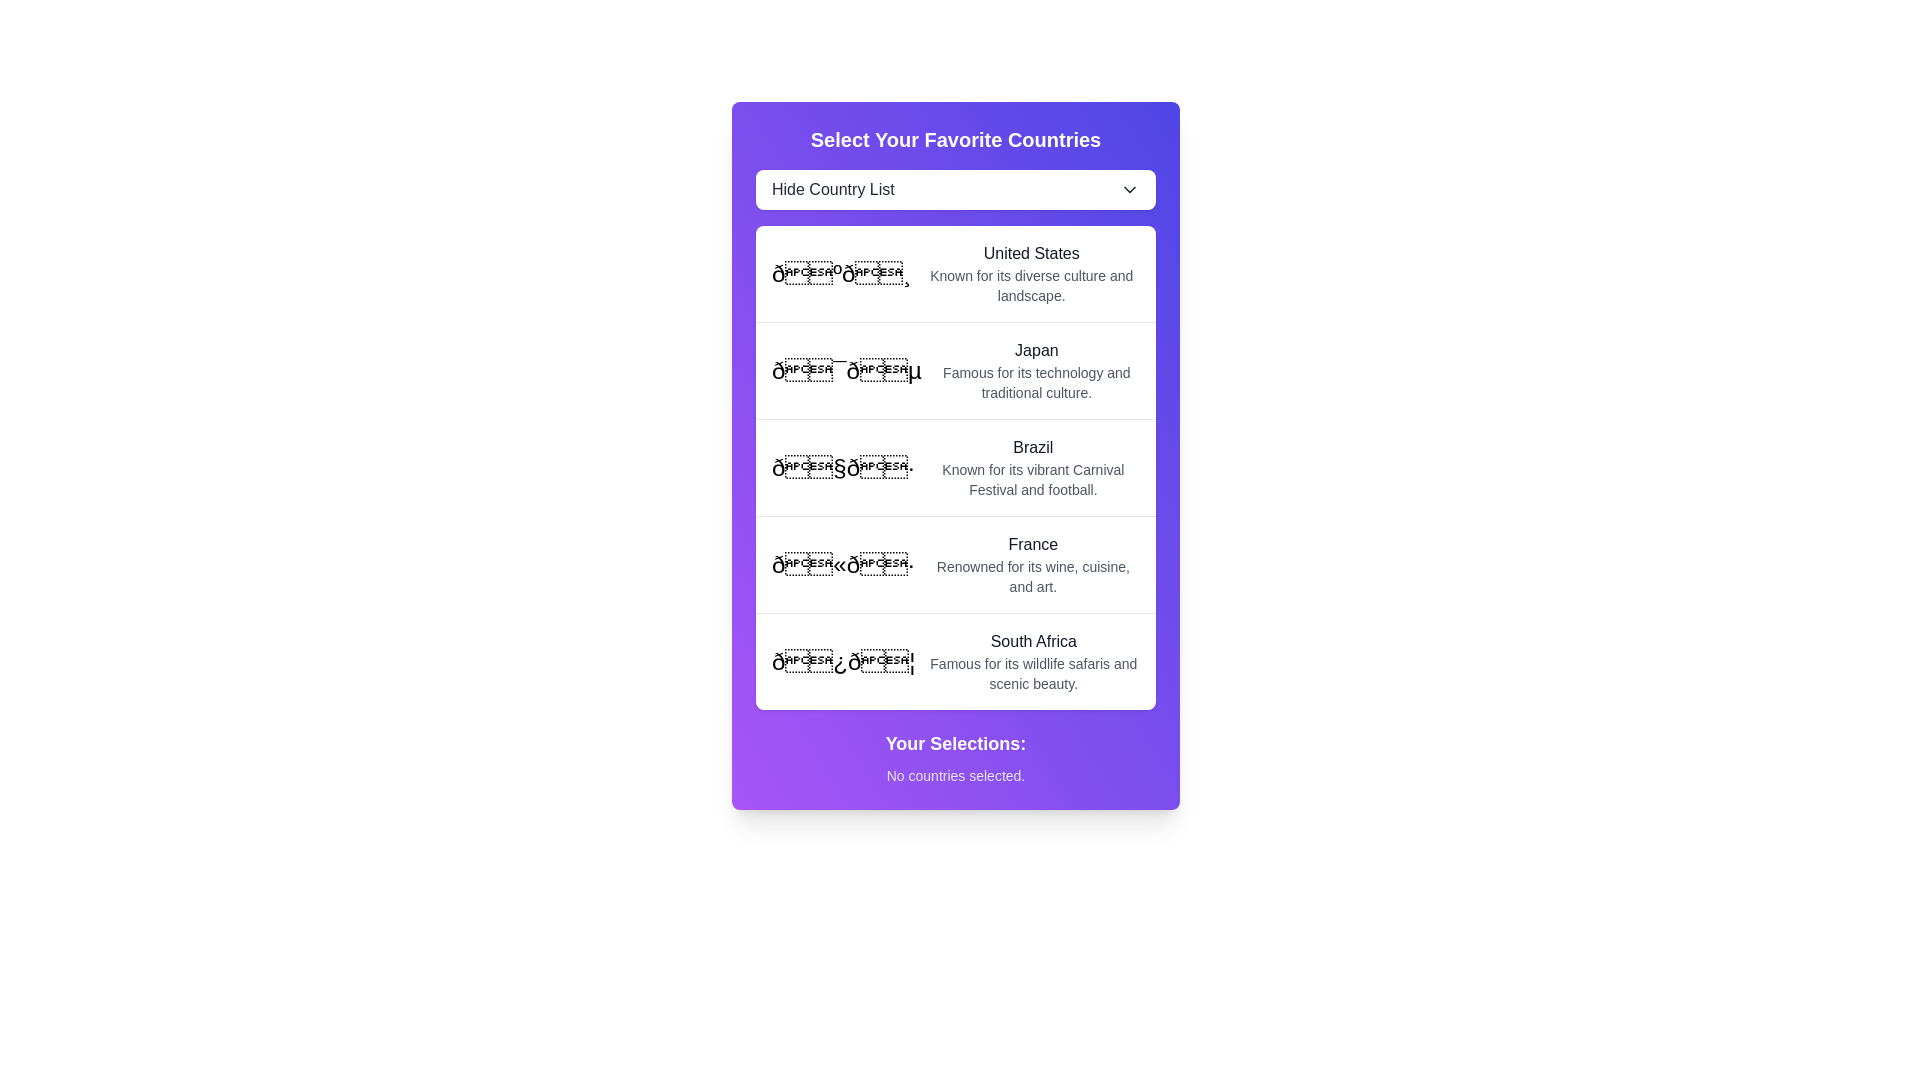 The width and height of the screenshot is (1920, 1080). What do you see at coordinates (954, 661) in the screenshot?
I see `the descriptive list item for South Africa, which features a flag emoji and bold text` at bounding box center [954, 661].